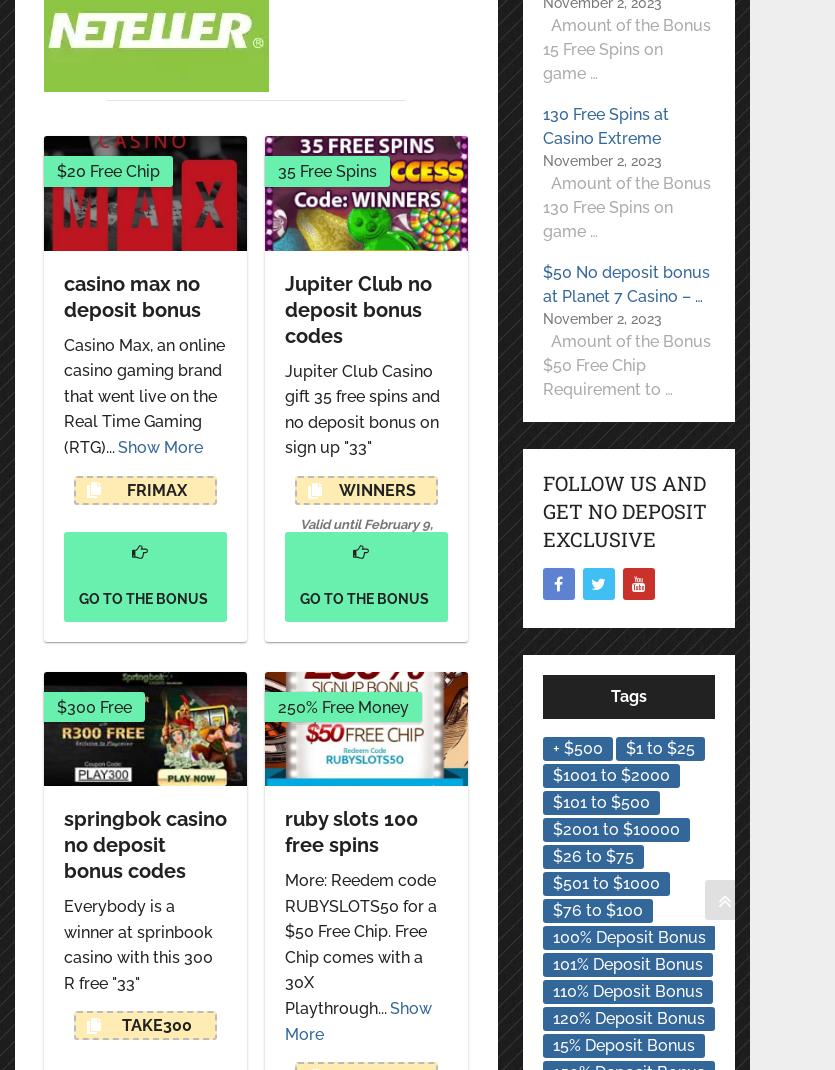  I want to click on '100% Deposit Bonus', so click(627, 936).